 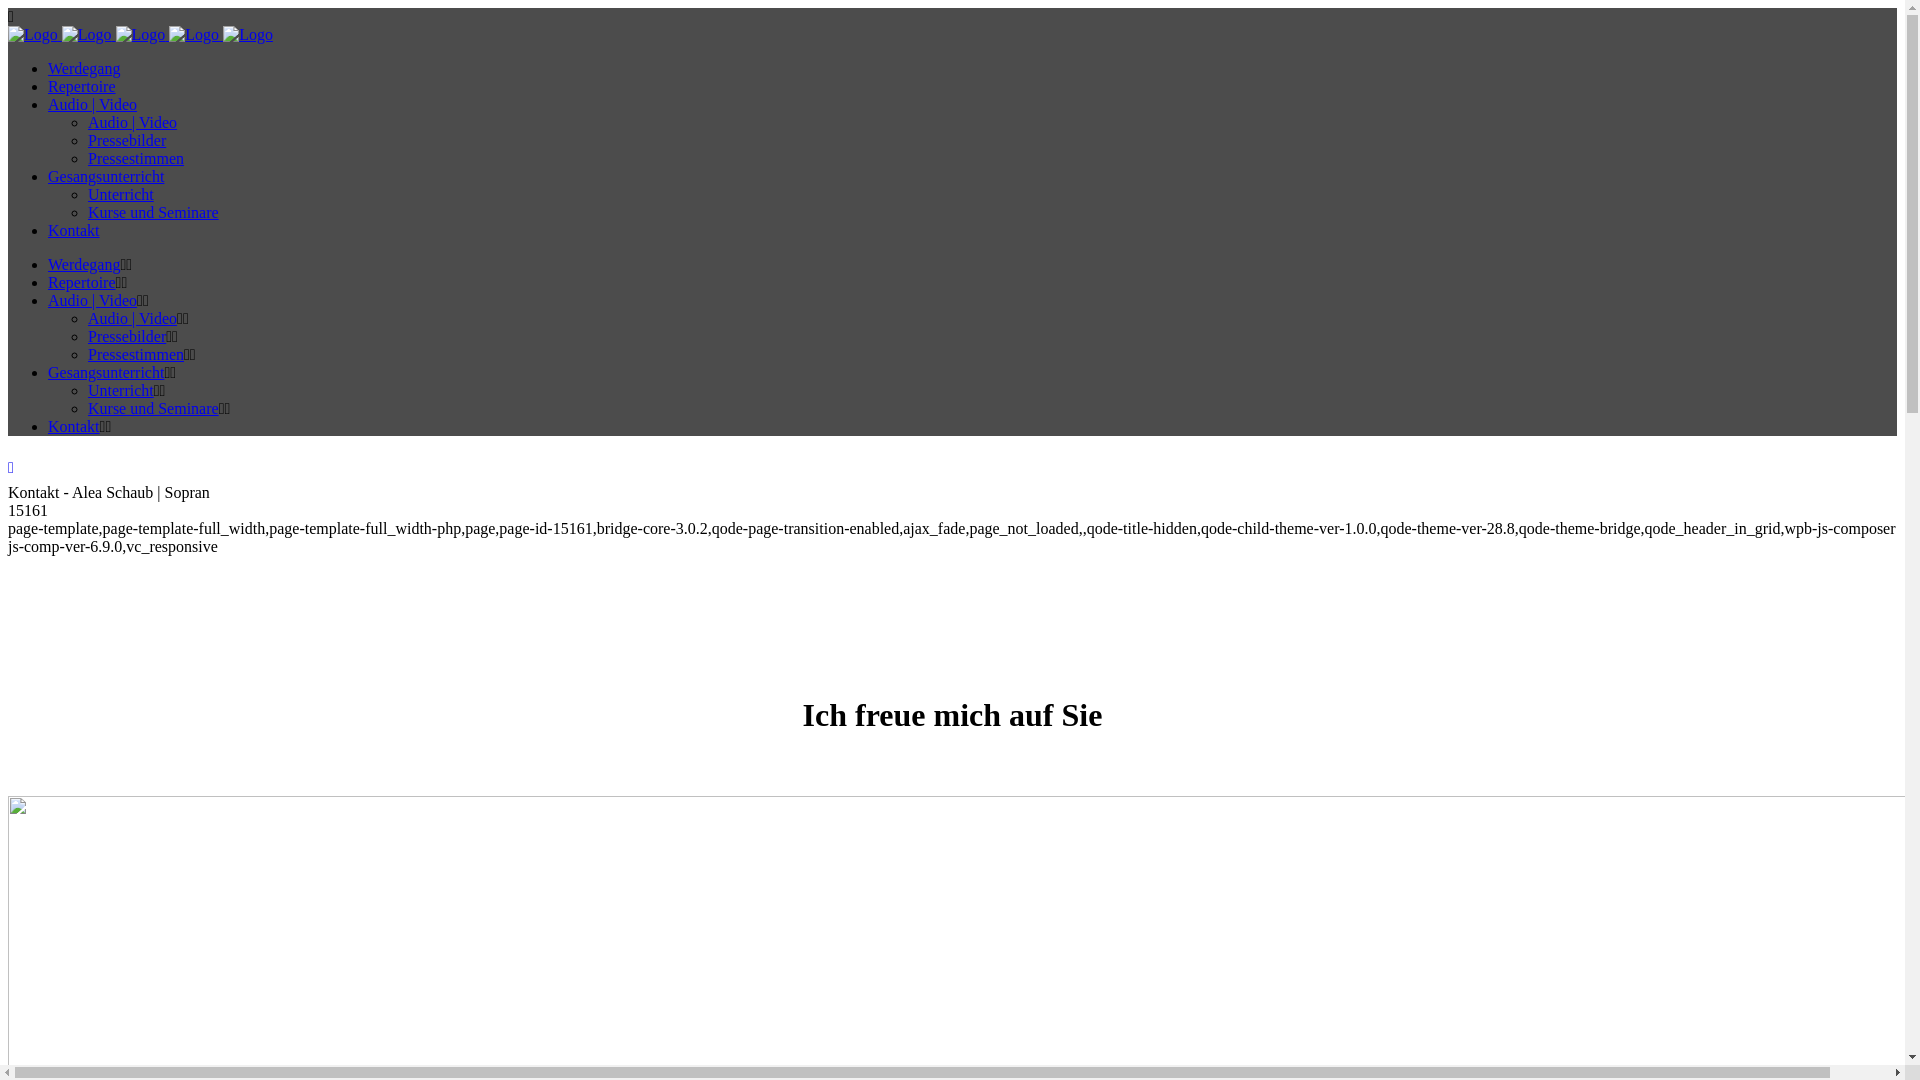 What do you see at coordinates (48, 67) in the screenshot?
I see `'Werdegang'` at bounding box center [48, 67].